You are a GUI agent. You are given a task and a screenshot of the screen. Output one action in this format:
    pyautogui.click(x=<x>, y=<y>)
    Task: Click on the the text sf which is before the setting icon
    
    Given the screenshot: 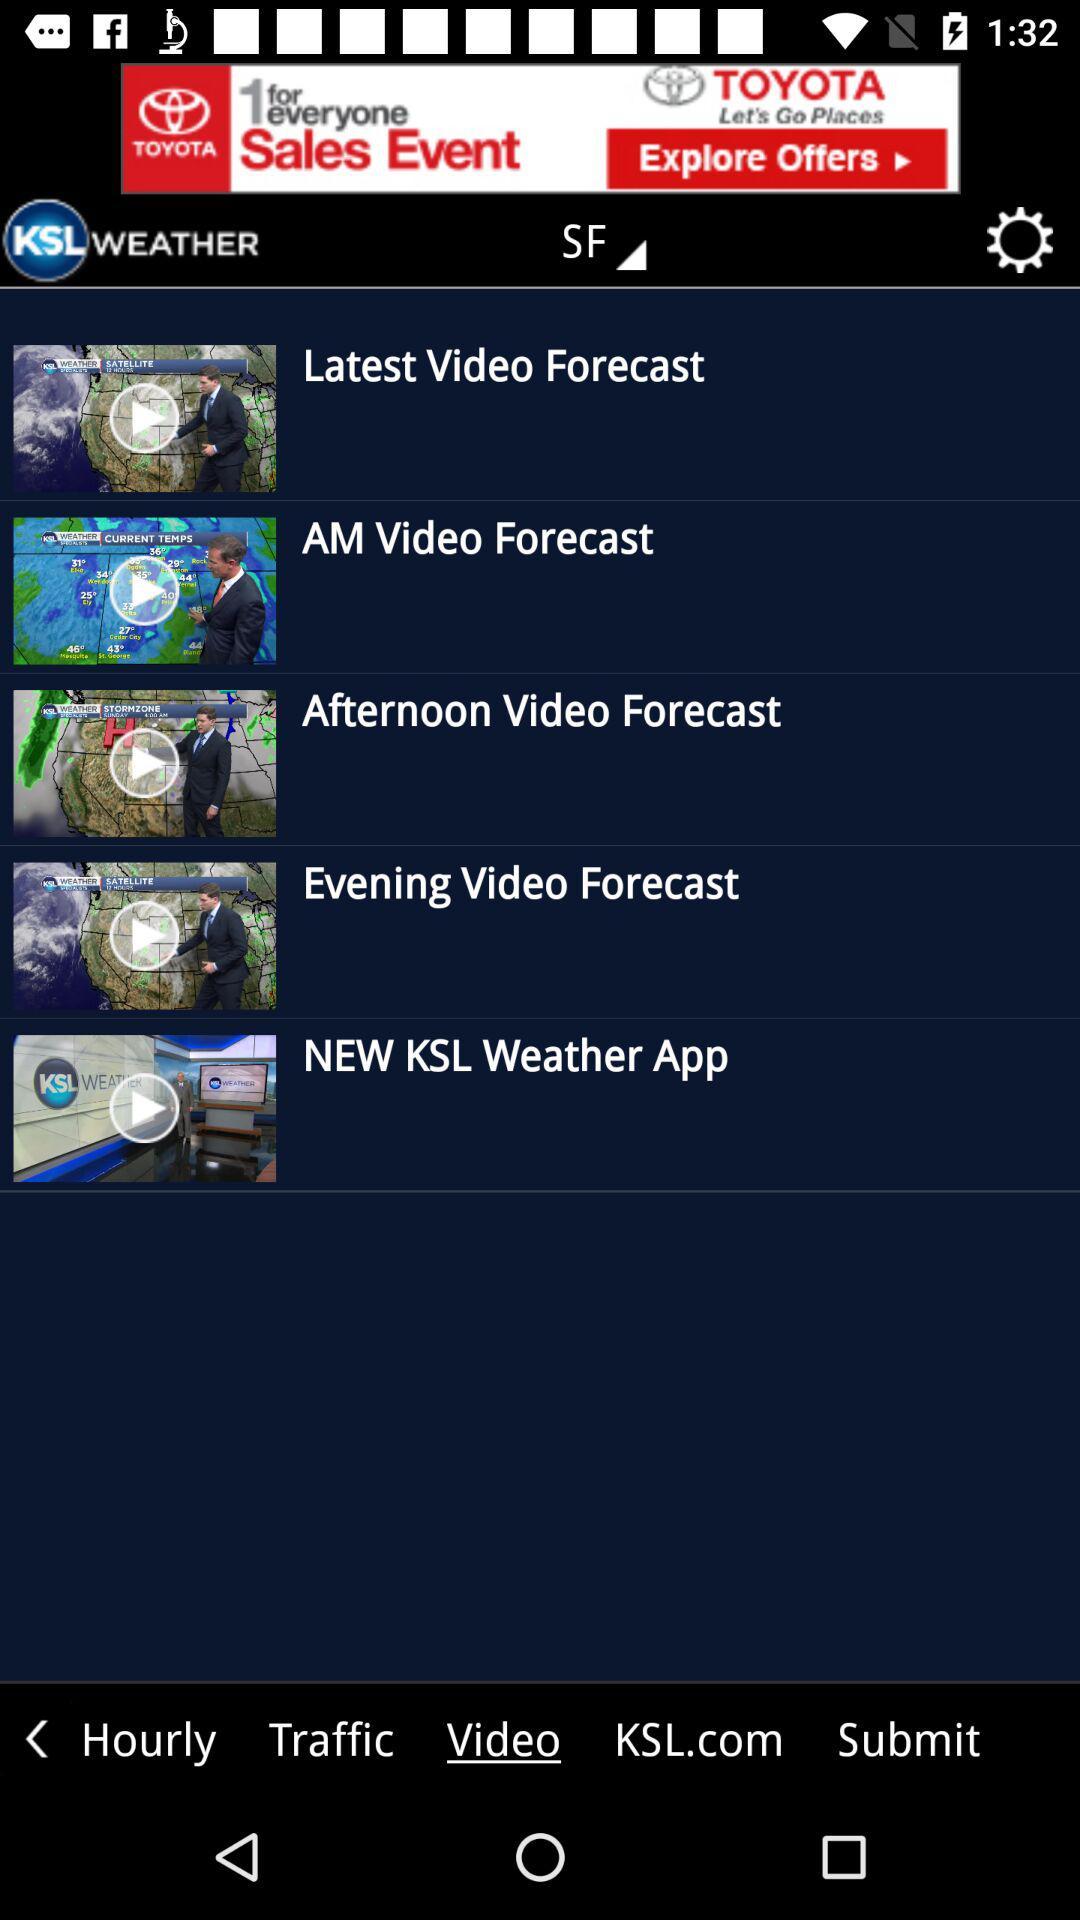 What is the action you would take?
    pyautogui.click(x=617, y=240)
    